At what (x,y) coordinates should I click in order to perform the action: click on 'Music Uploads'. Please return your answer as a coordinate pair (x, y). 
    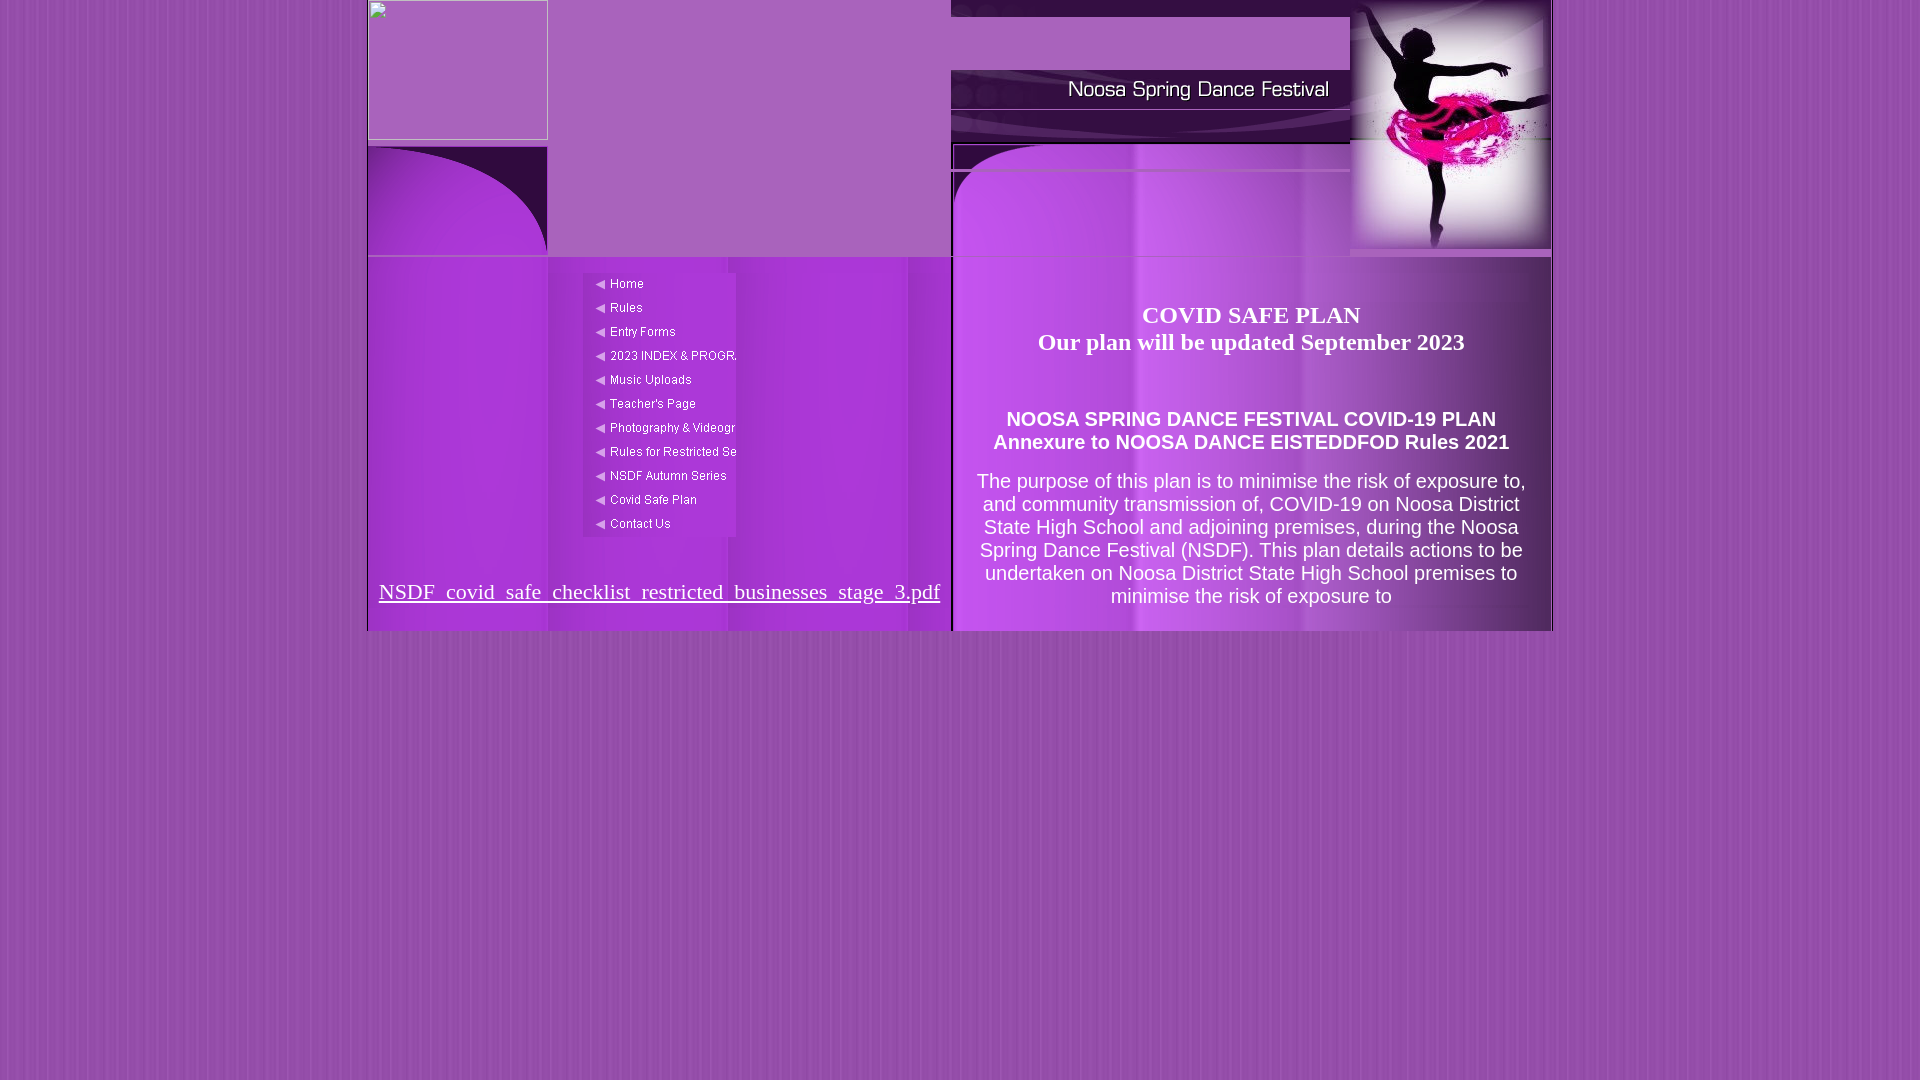
    Looking at the image, I should click on (659, 381).